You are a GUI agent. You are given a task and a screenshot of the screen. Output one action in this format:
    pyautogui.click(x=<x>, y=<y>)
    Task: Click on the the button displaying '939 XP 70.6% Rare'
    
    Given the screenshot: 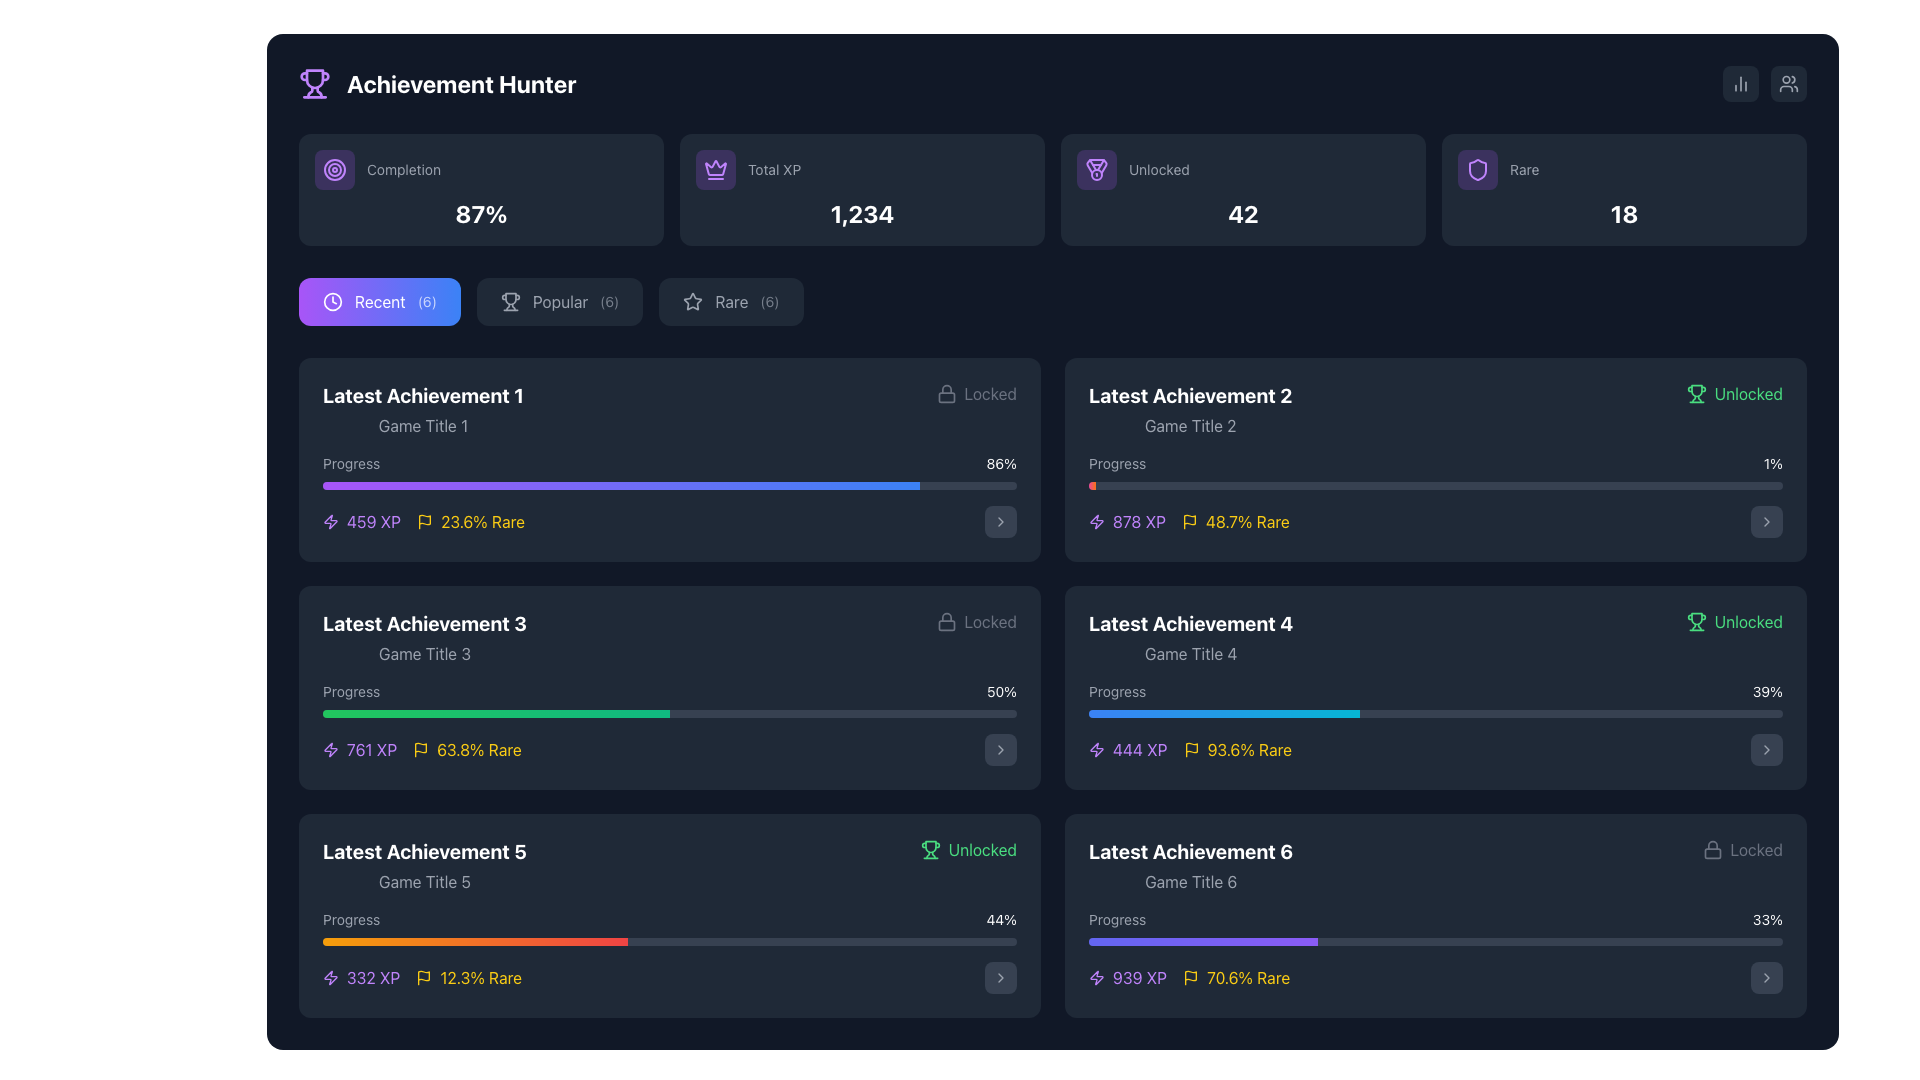 What is the action you would take?
    pyautogui.click(x=1766, y=977)
    